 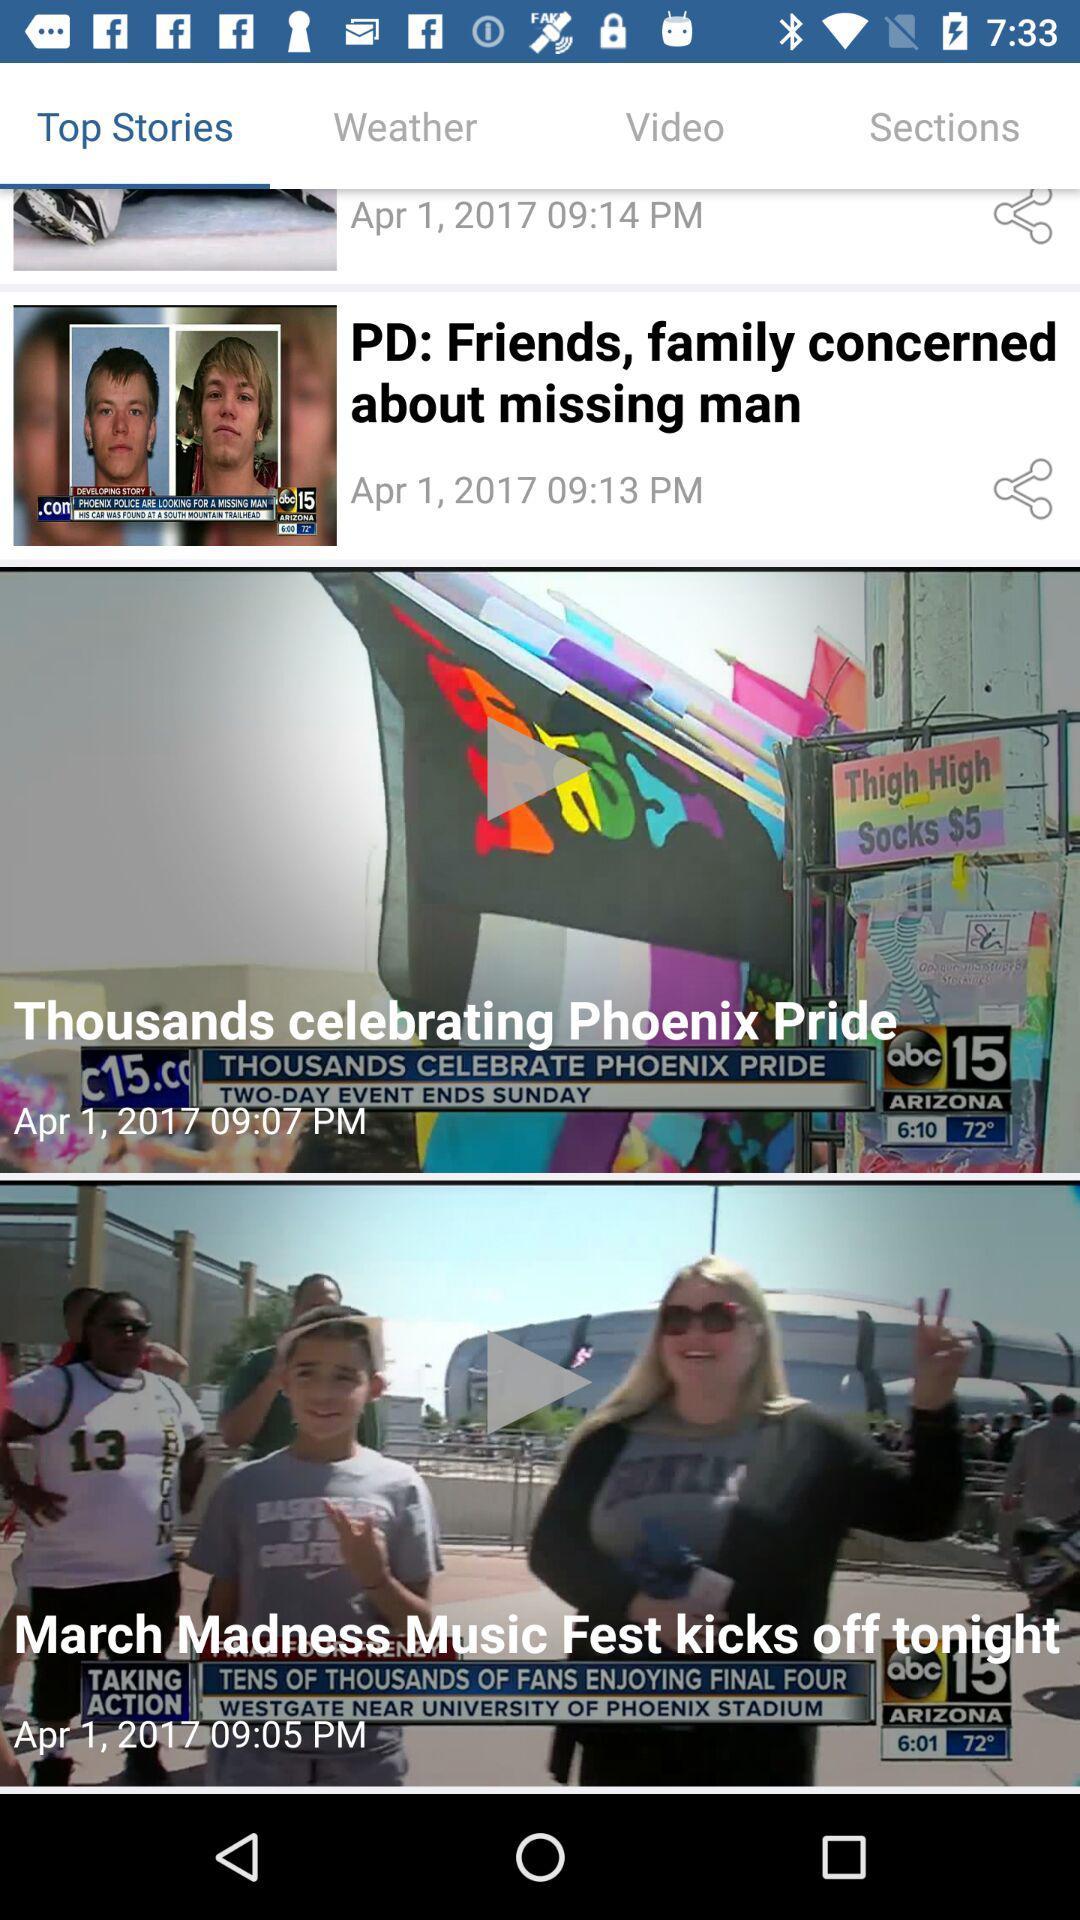 What do you see at coordinates (540, 869) in the screenshot?
I see `load news tile video` at bounding box center [540, 869].